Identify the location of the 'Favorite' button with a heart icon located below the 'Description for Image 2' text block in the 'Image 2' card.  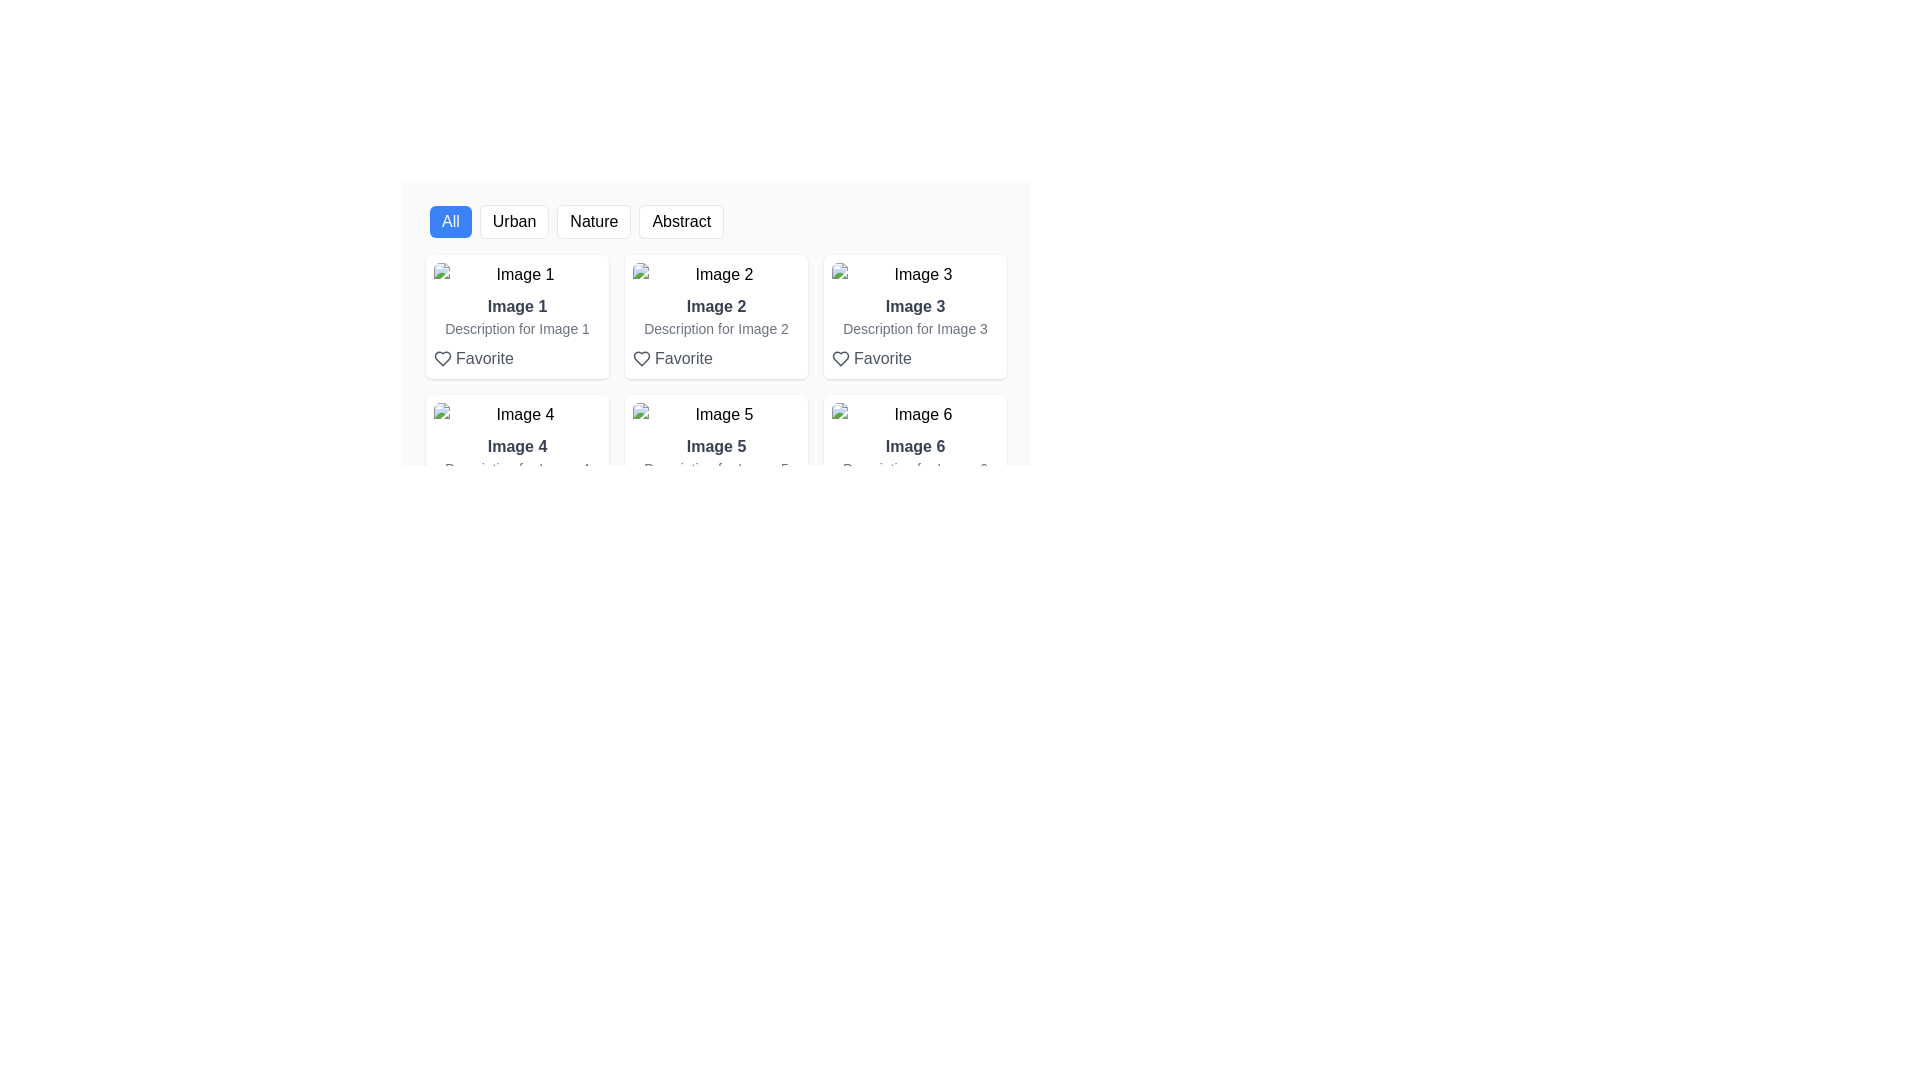
(672, 357).